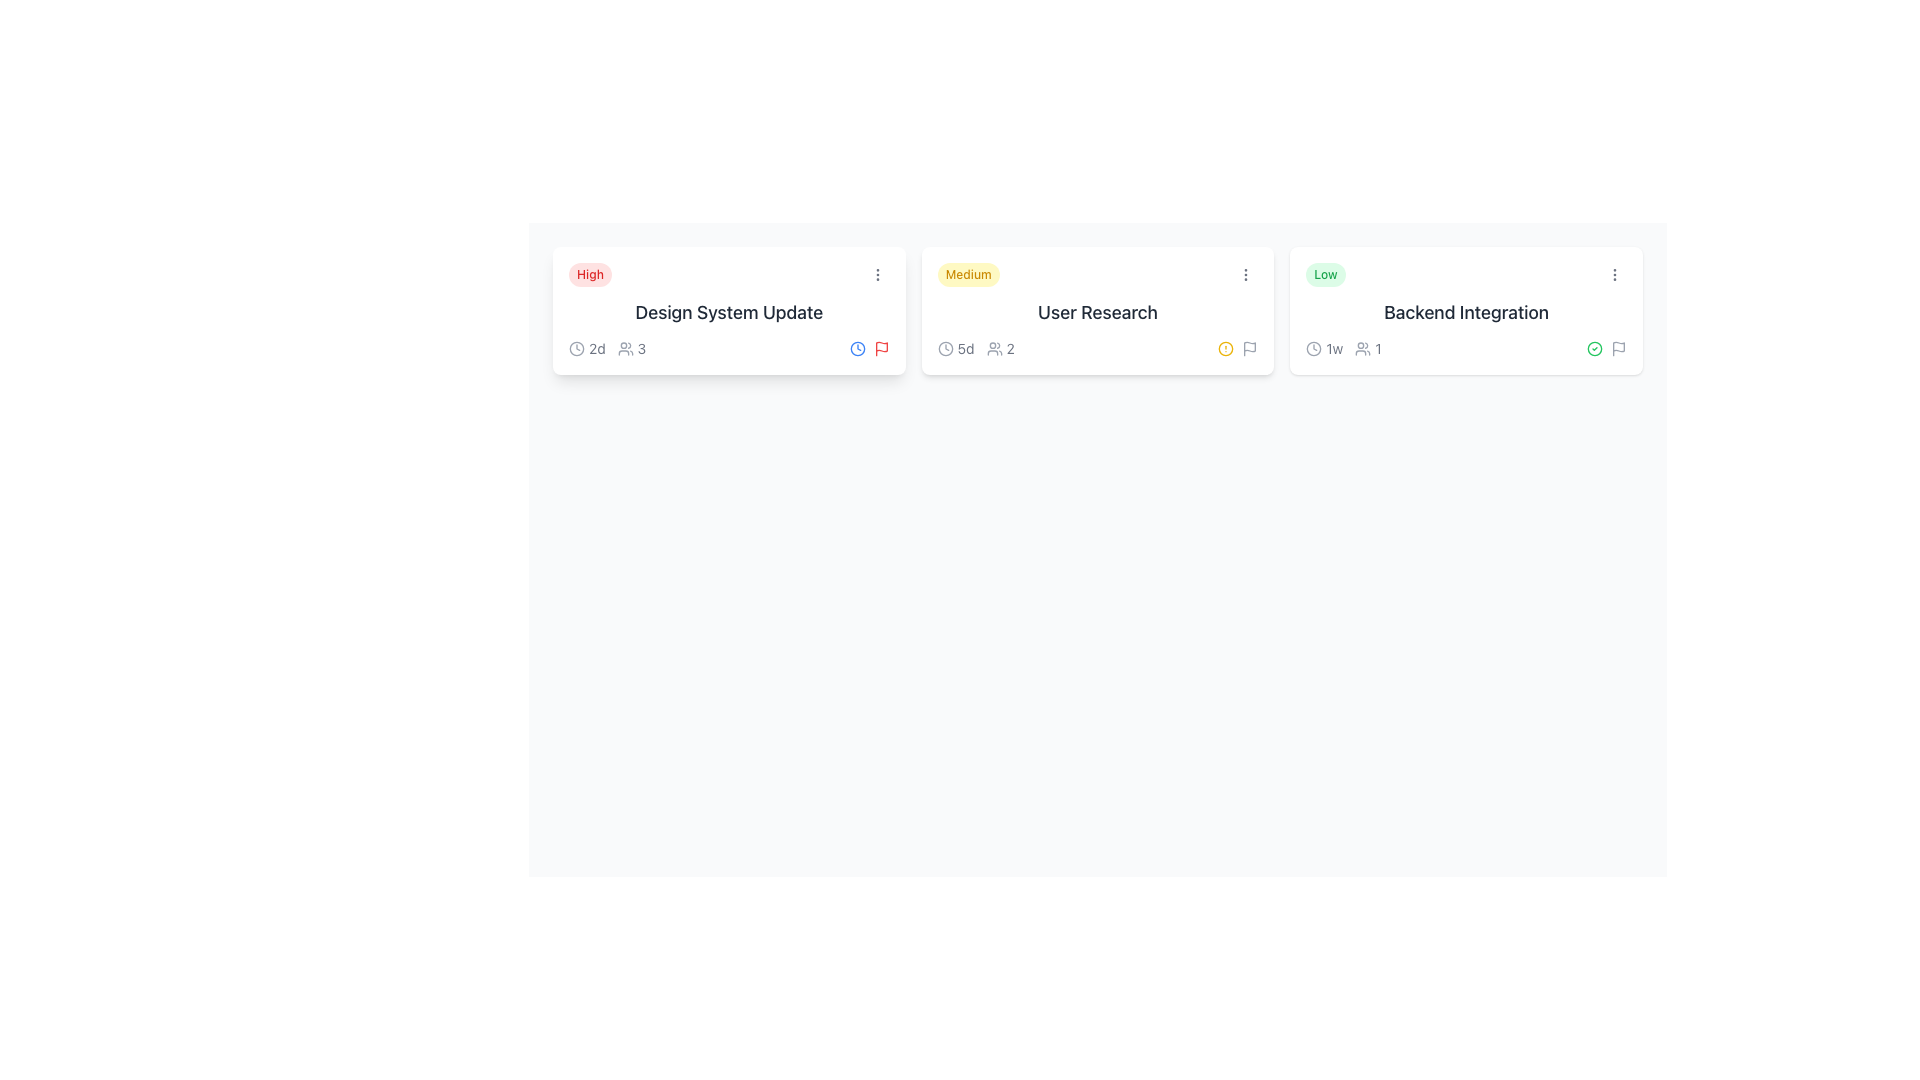 The image size is (1920, 1080). I want to click on the blue clock icon in the icon group located at the bottom-right corner of the 'Design System Update' card, so click(869, 347).